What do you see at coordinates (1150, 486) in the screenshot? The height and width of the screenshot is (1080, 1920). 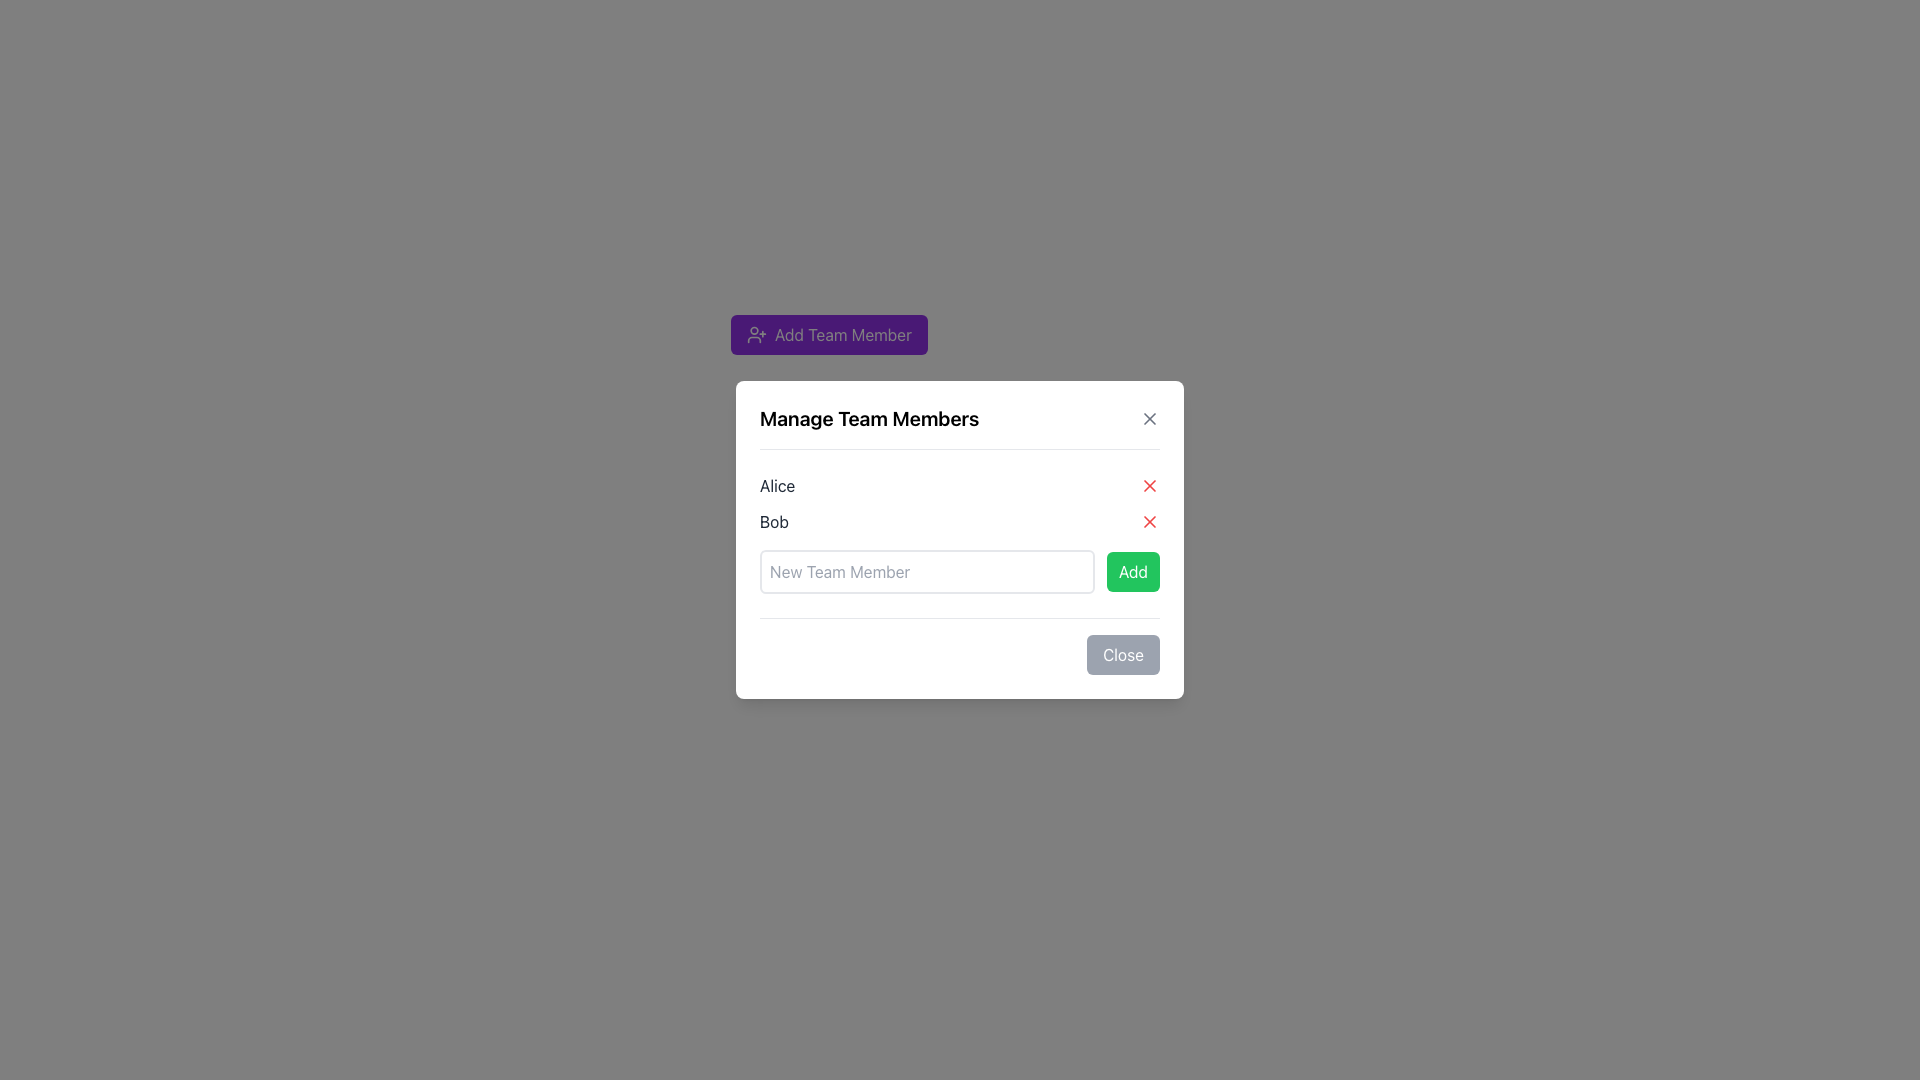 I see `the 'X' icon in the top-right corner of the modal window, which is part of the close button for the dialog box` at bounding box center [1150, 486].